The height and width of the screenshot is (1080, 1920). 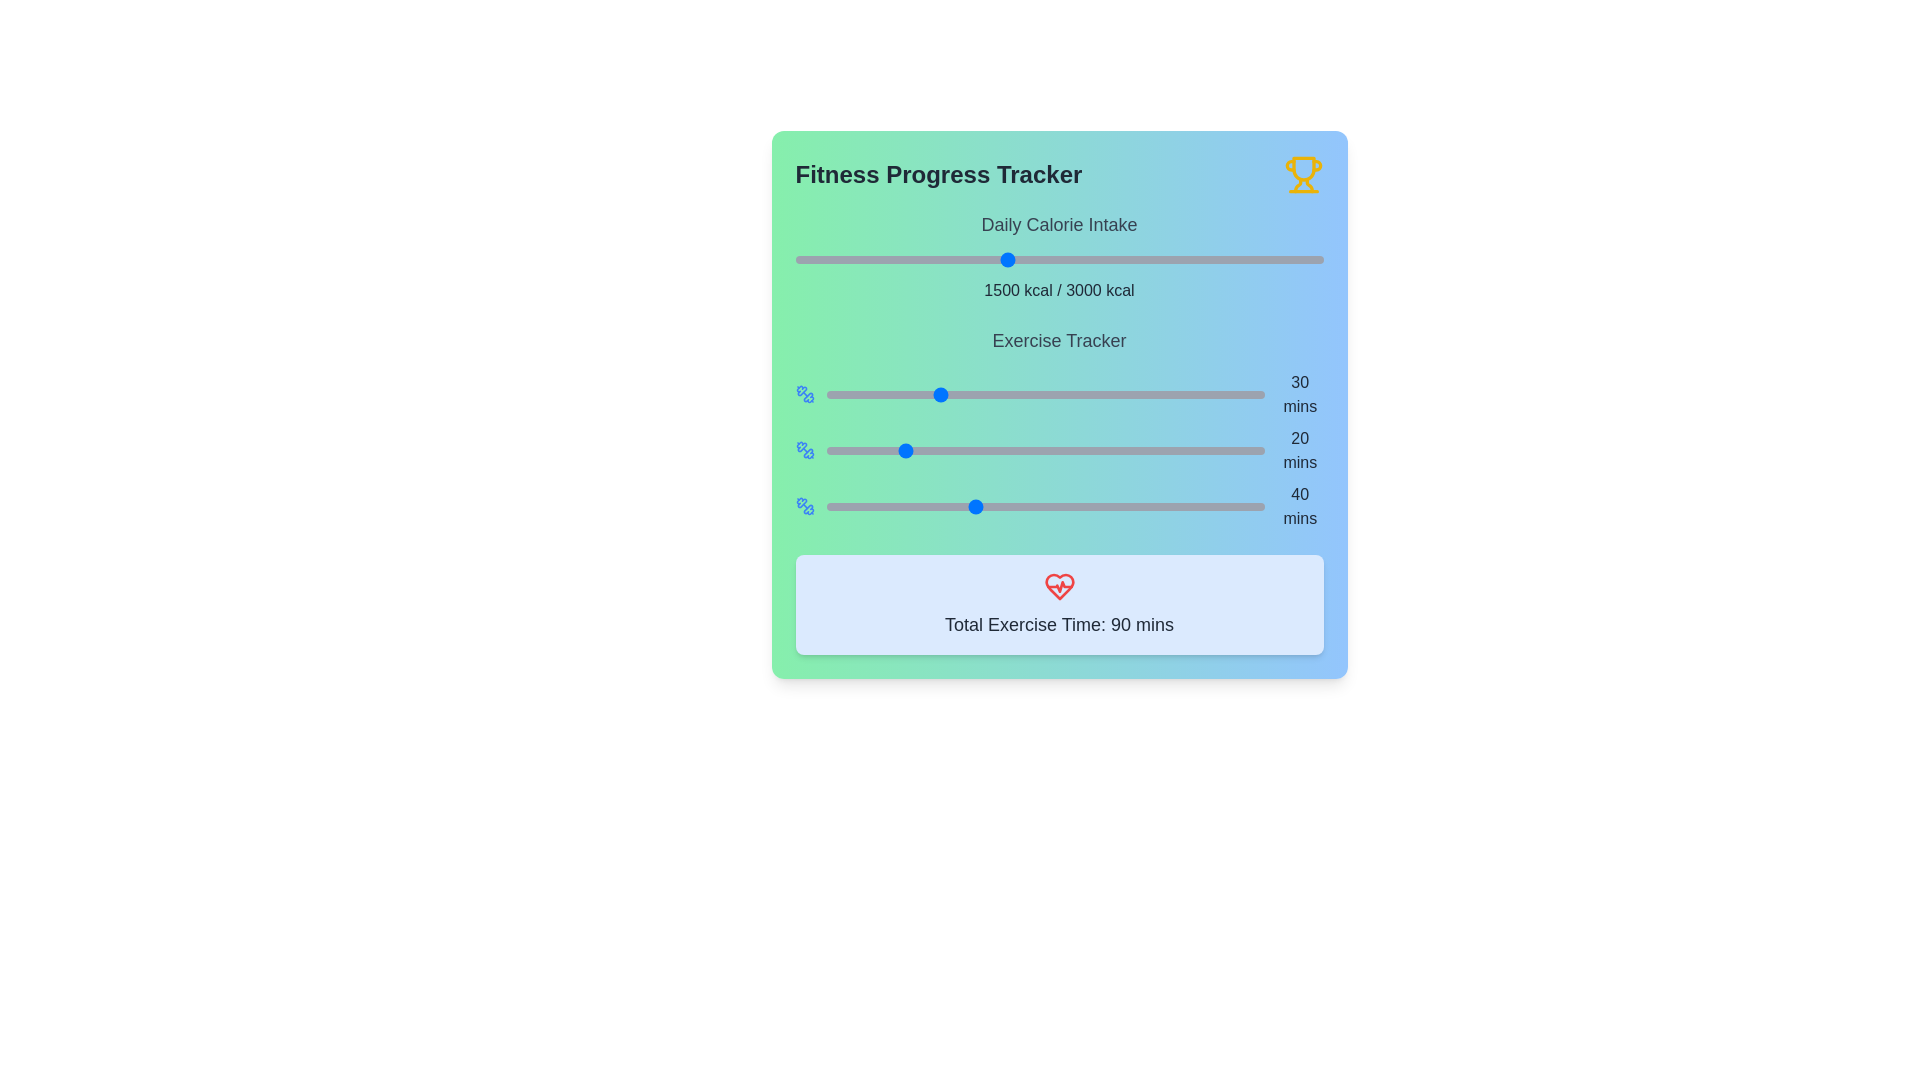 What do you see at coordinates (1024, 394) in the screenshot?
I see `the slider value` at bounding box center [1024, 394].